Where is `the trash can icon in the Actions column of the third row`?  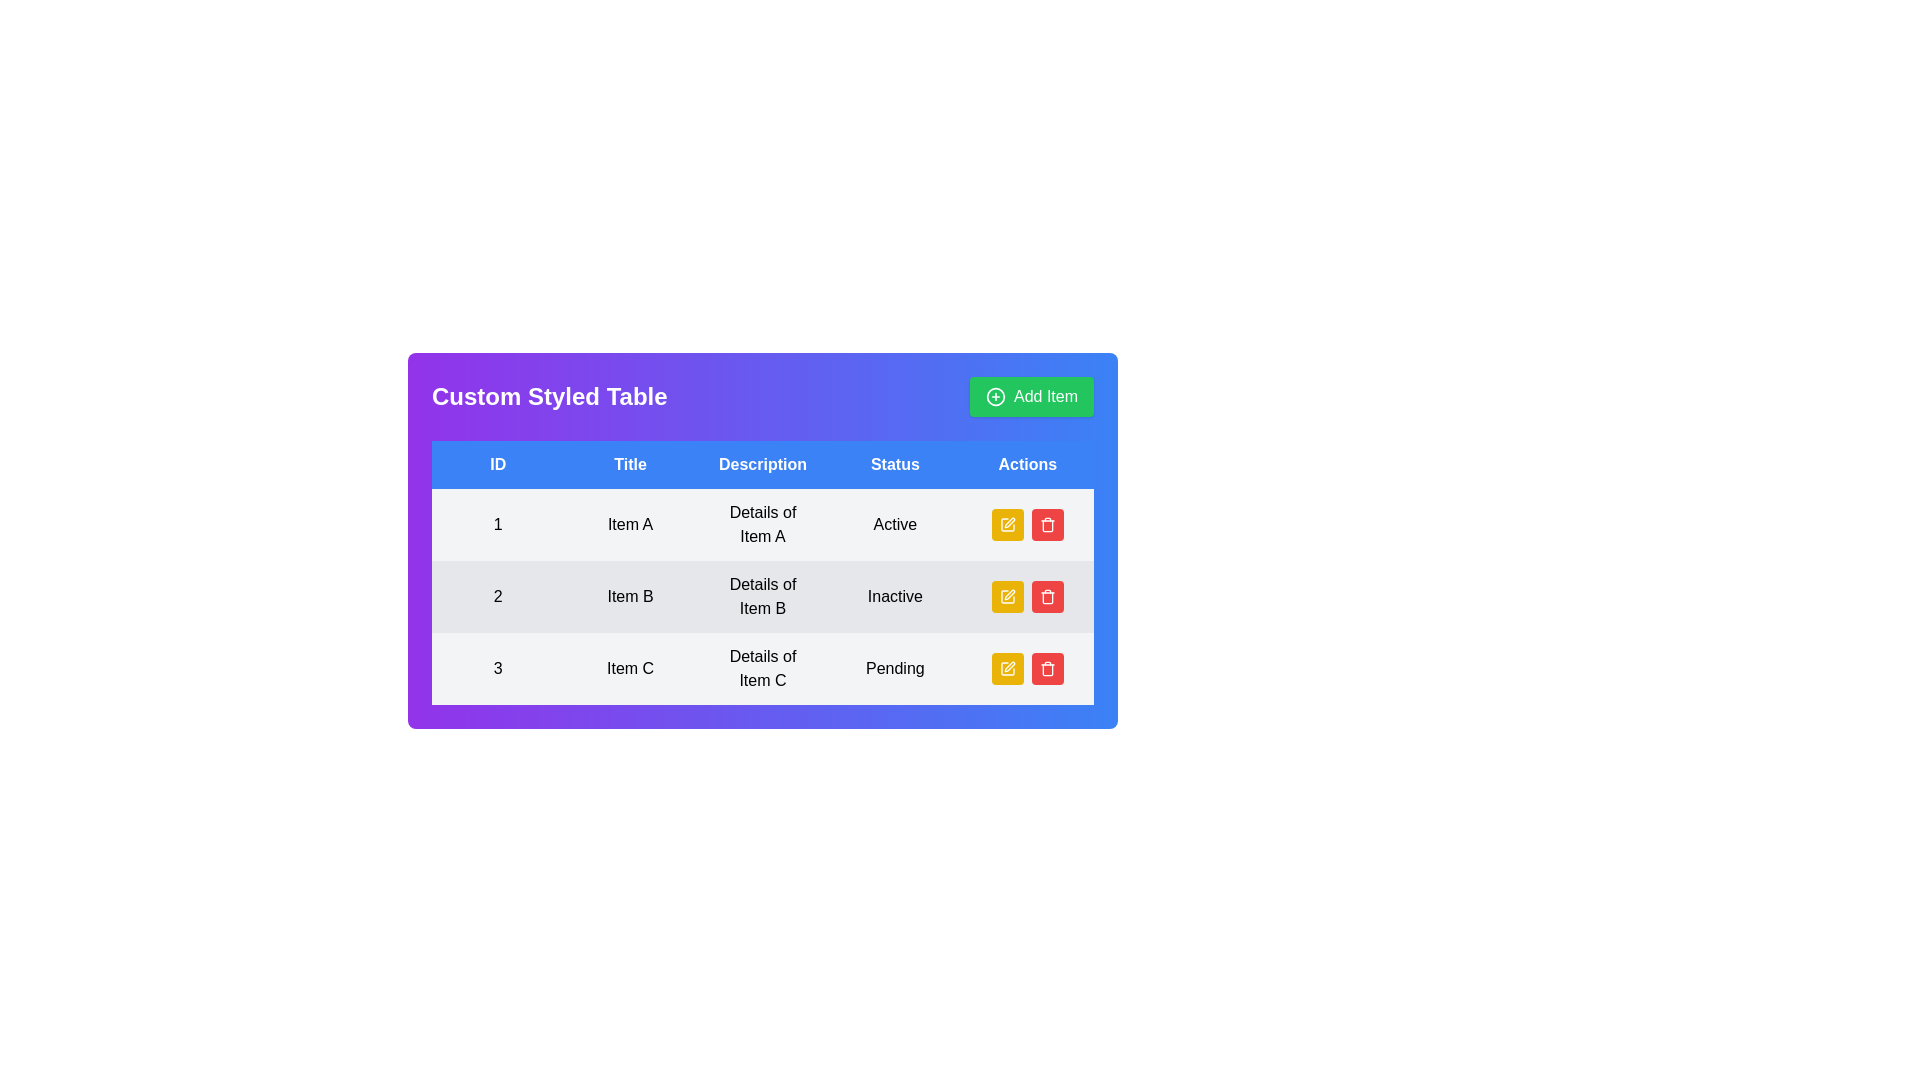 the trash can icon in the Actions column of the third row is located at coordinates (1046, 670).